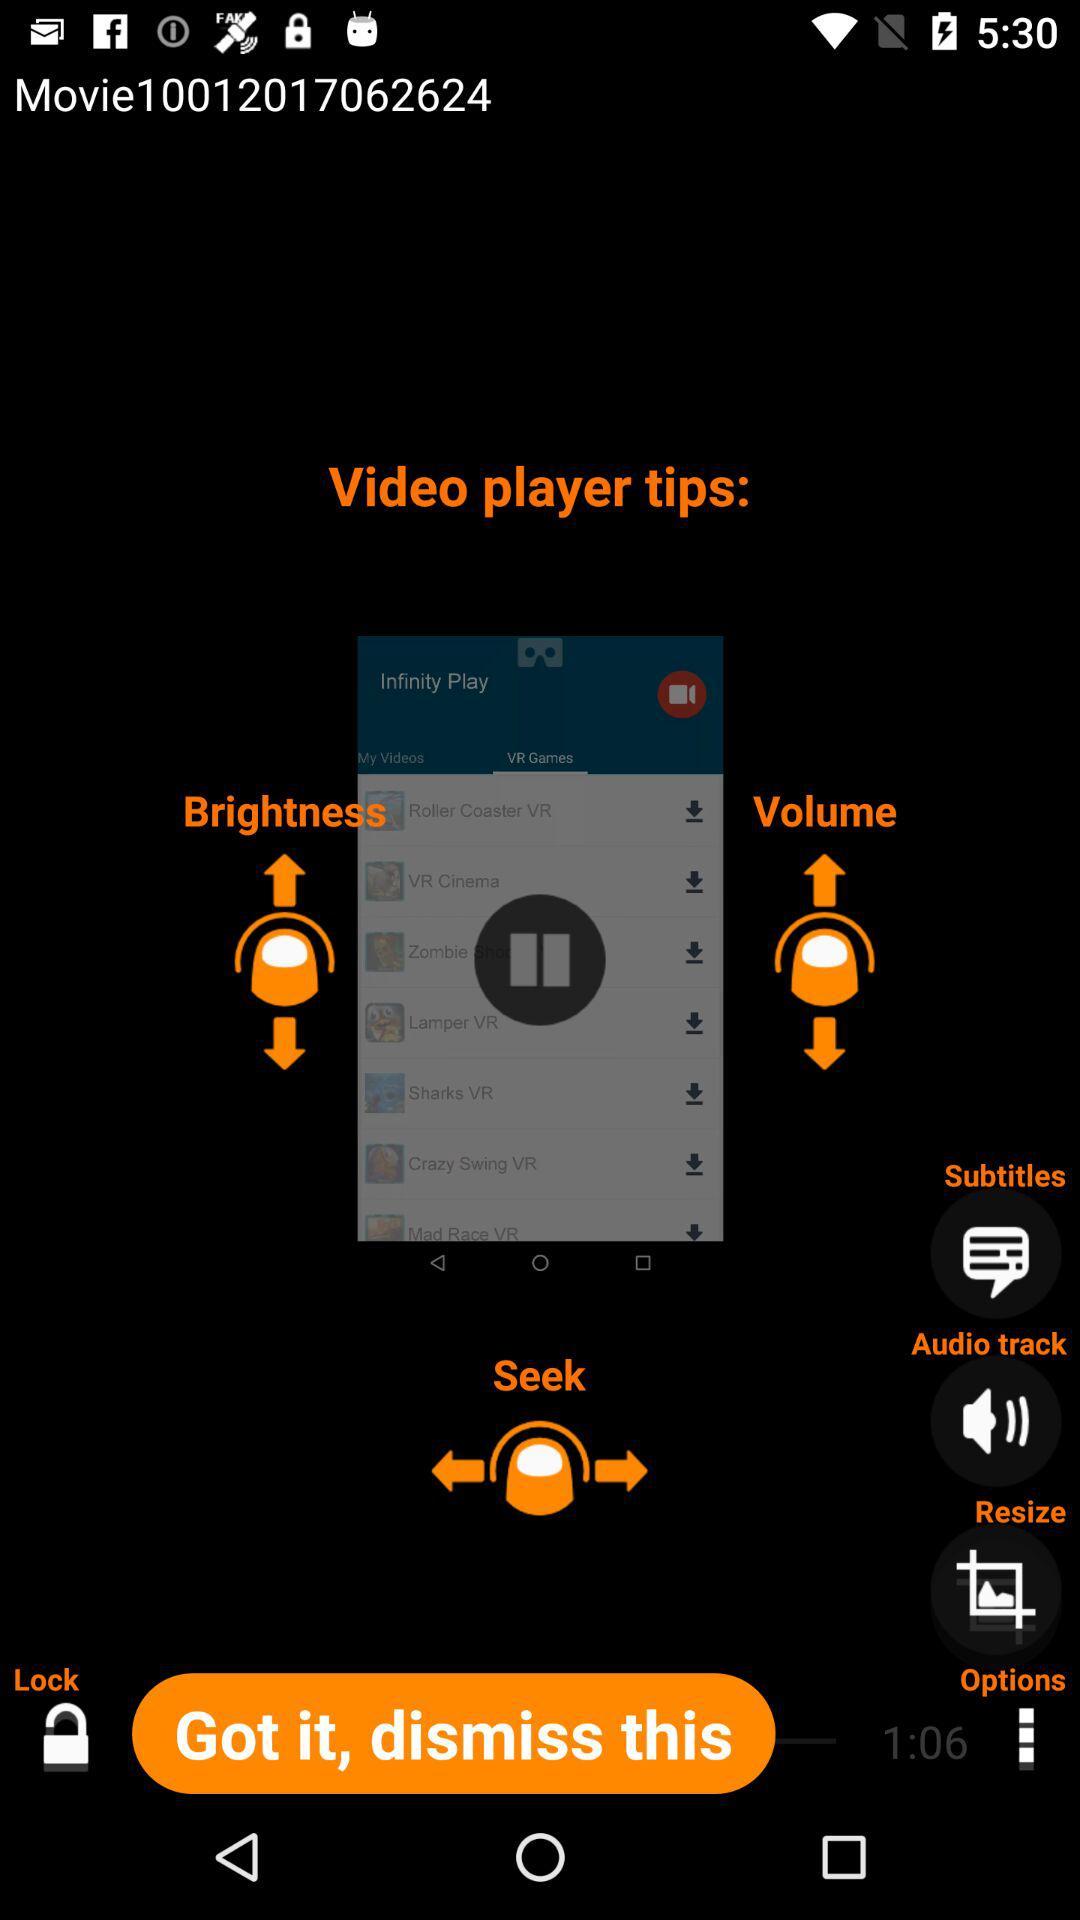  I want to click on the lock icon, so click(64, 1740).